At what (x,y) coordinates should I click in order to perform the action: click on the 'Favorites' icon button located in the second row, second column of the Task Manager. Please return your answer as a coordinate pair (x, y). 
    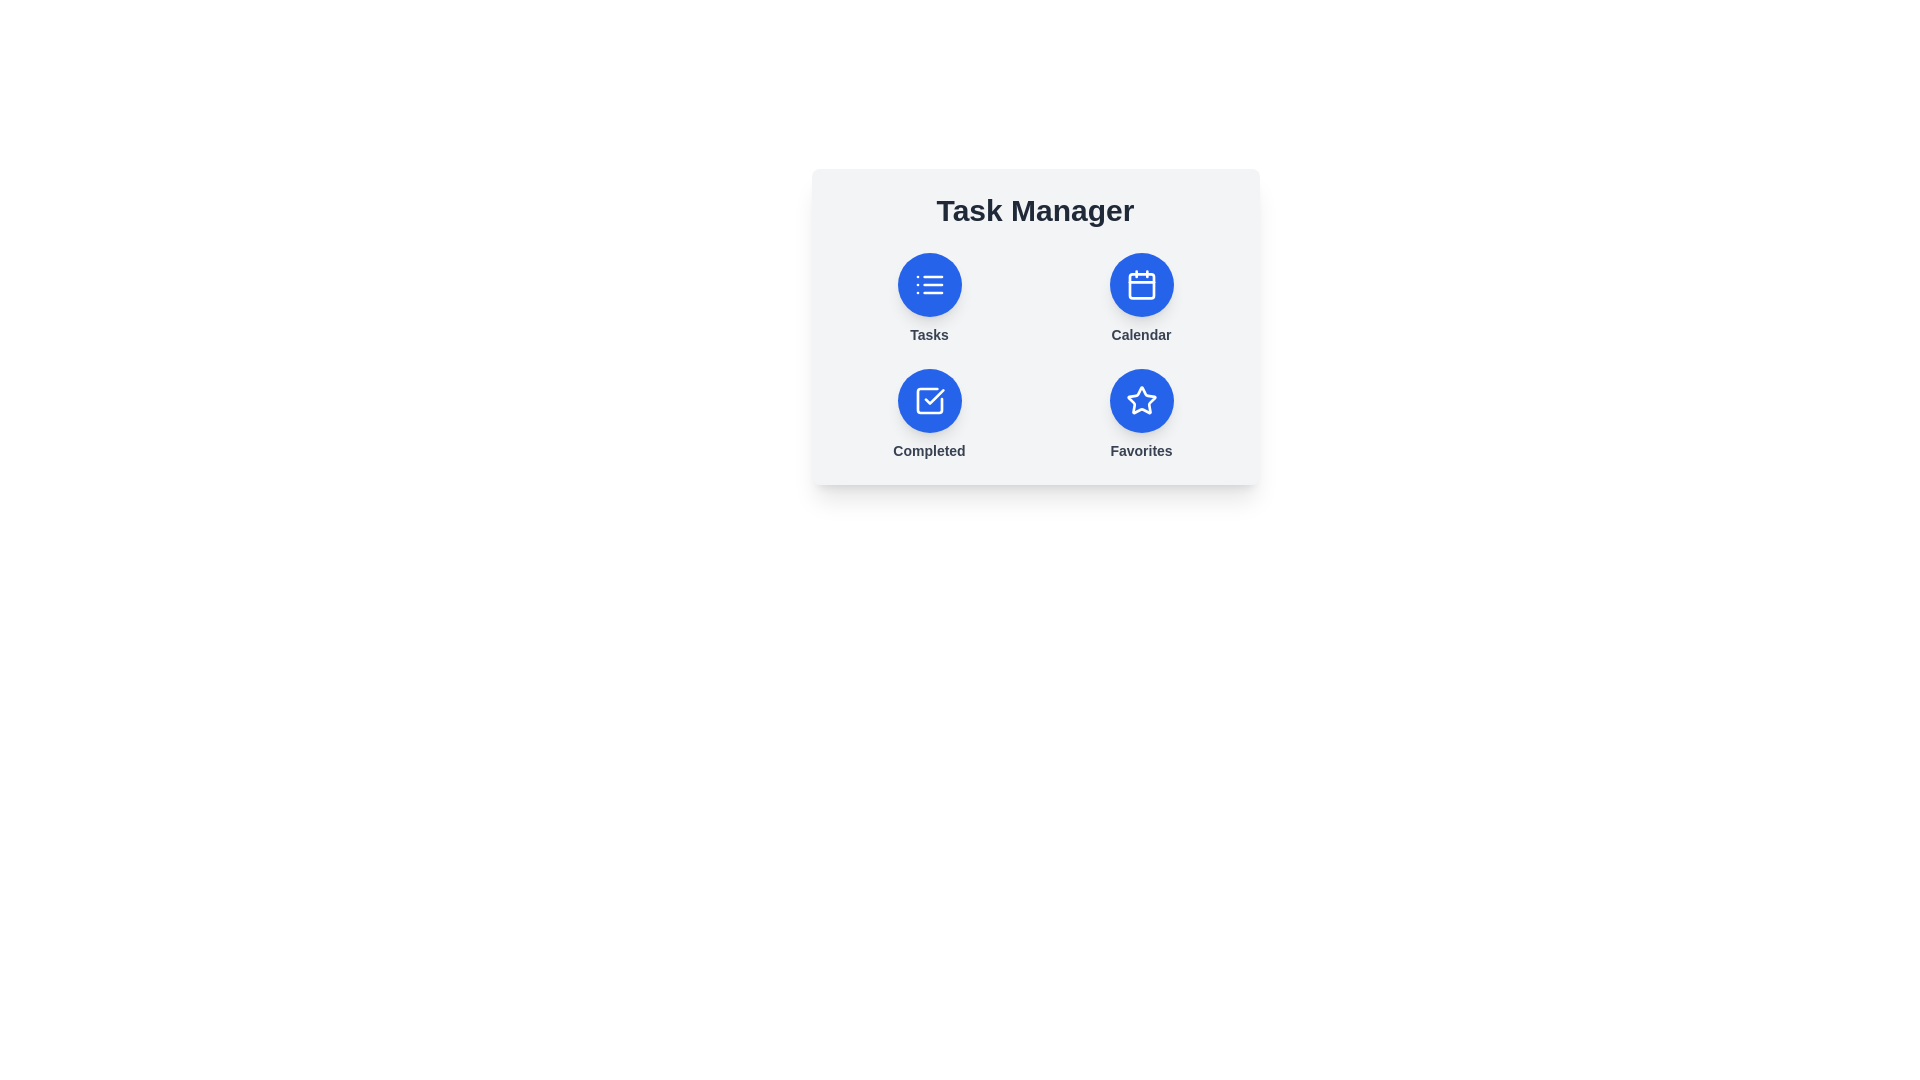
    Looking at the image, I should click on (1141, 400).